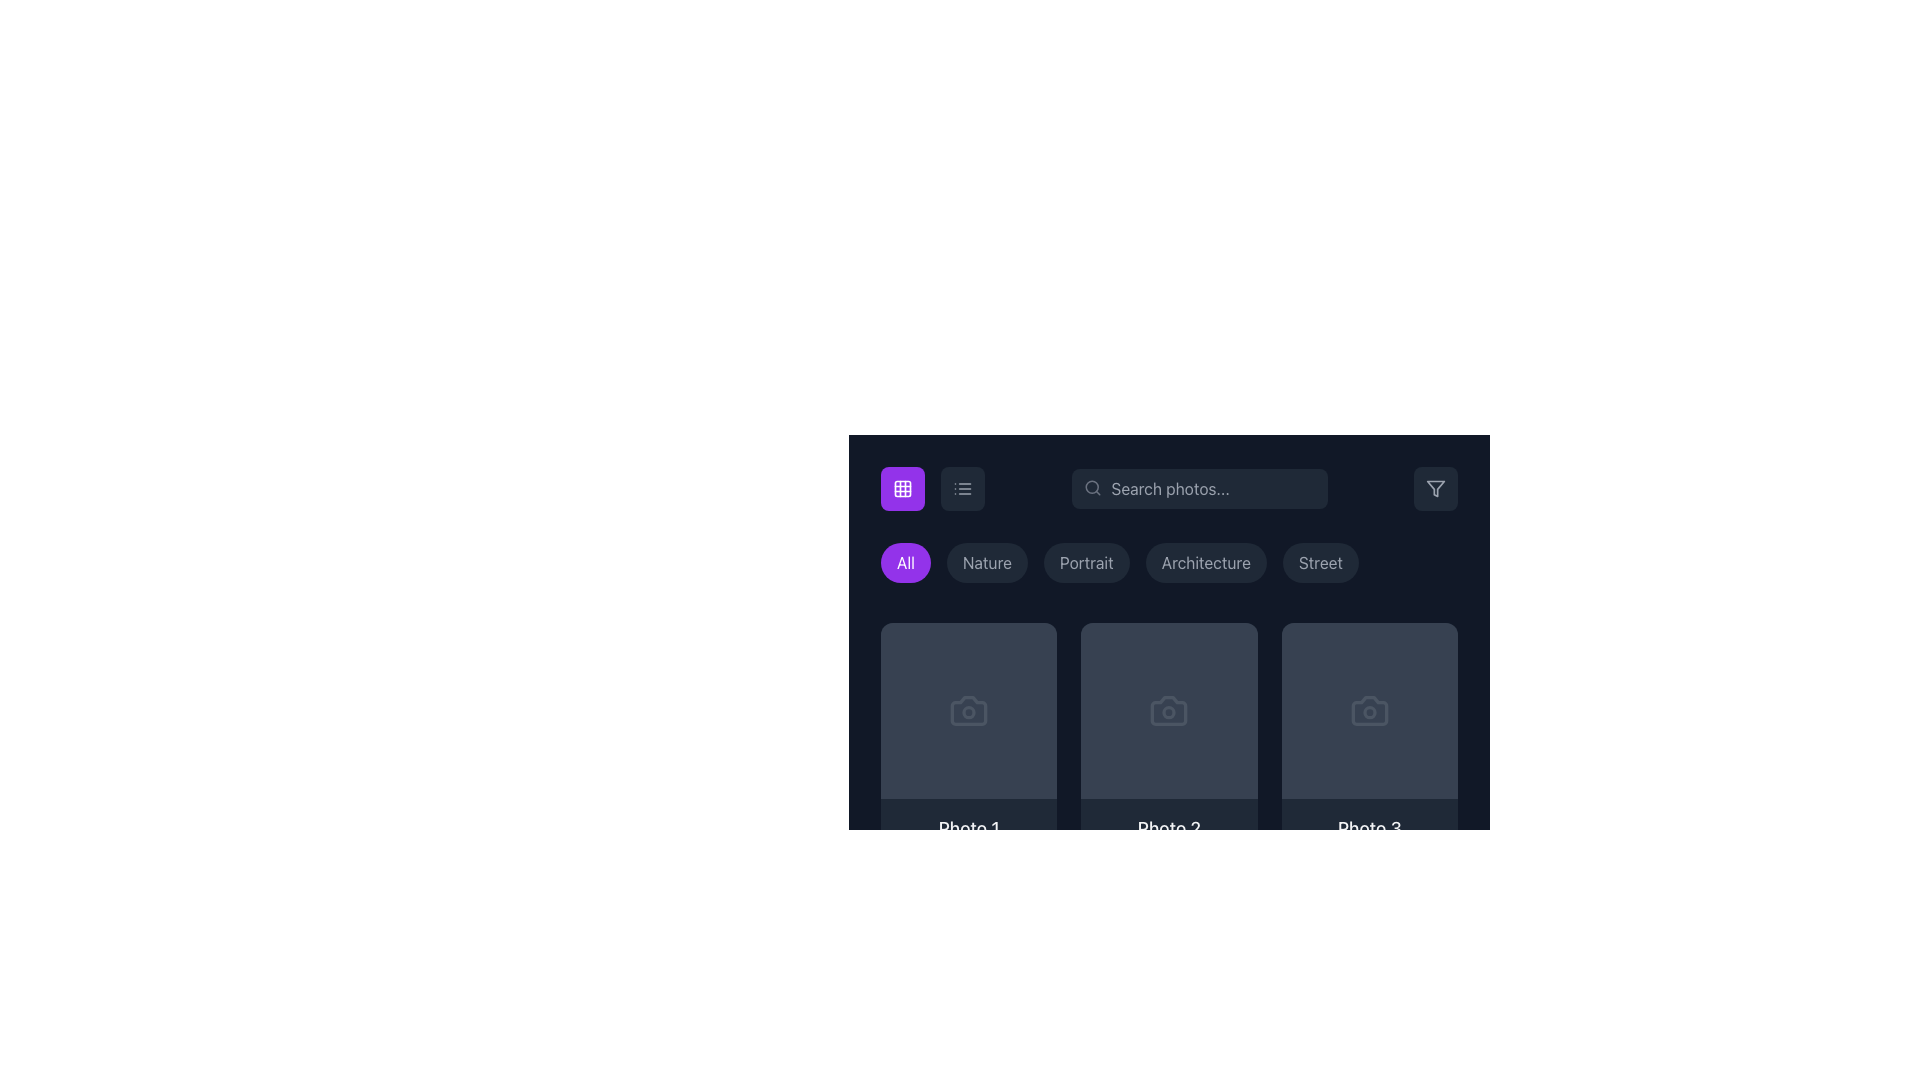 The width and height of the screenshot is (1920, 1080). I want to click on the filter funnel icon button located in the top-right corner next to the search bar, so click(1434, 489).